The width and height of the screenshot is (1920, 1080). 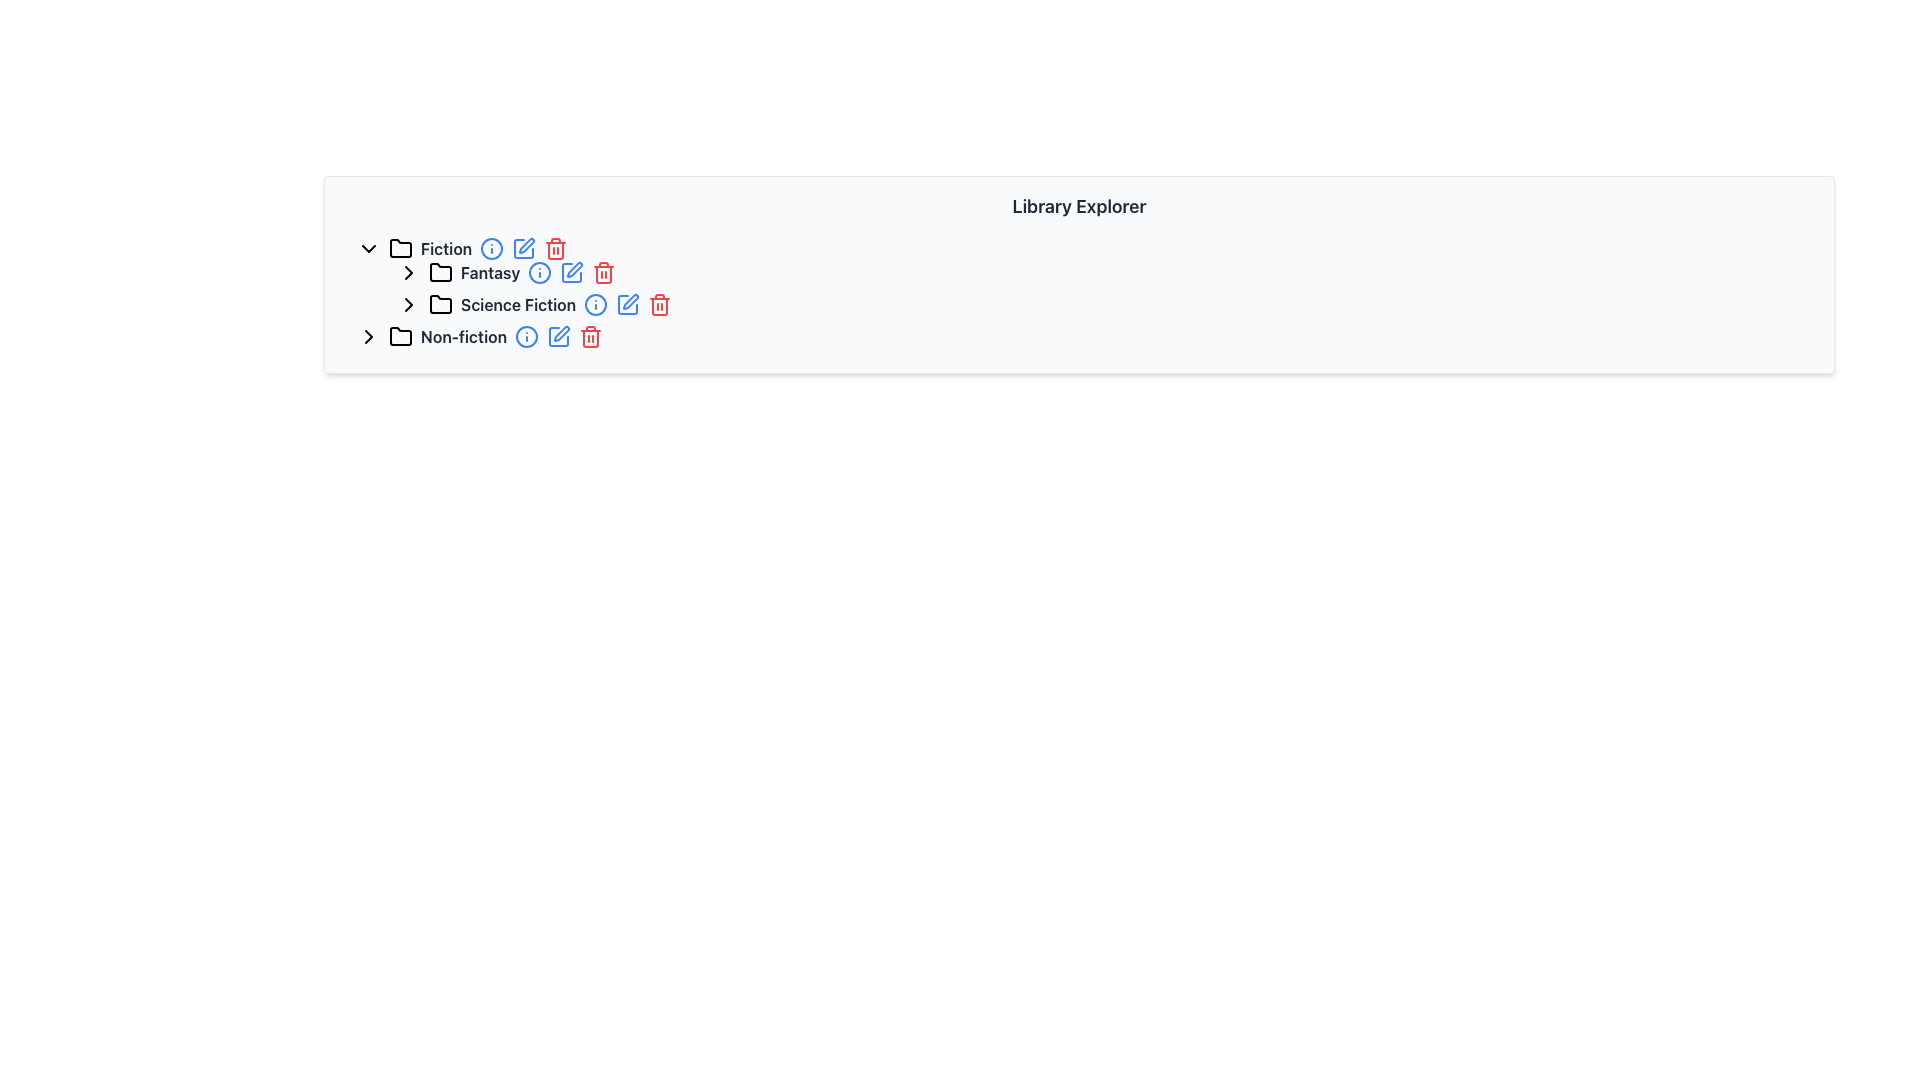 What do you see at coordinates (440, 273) in the screenshot?
I see `the folder icon styled with a thin outline and rounded corners, located to the left of the label 'Fantasy' in the tree menu under 'Fiction'` at bounding box center [440, 273].